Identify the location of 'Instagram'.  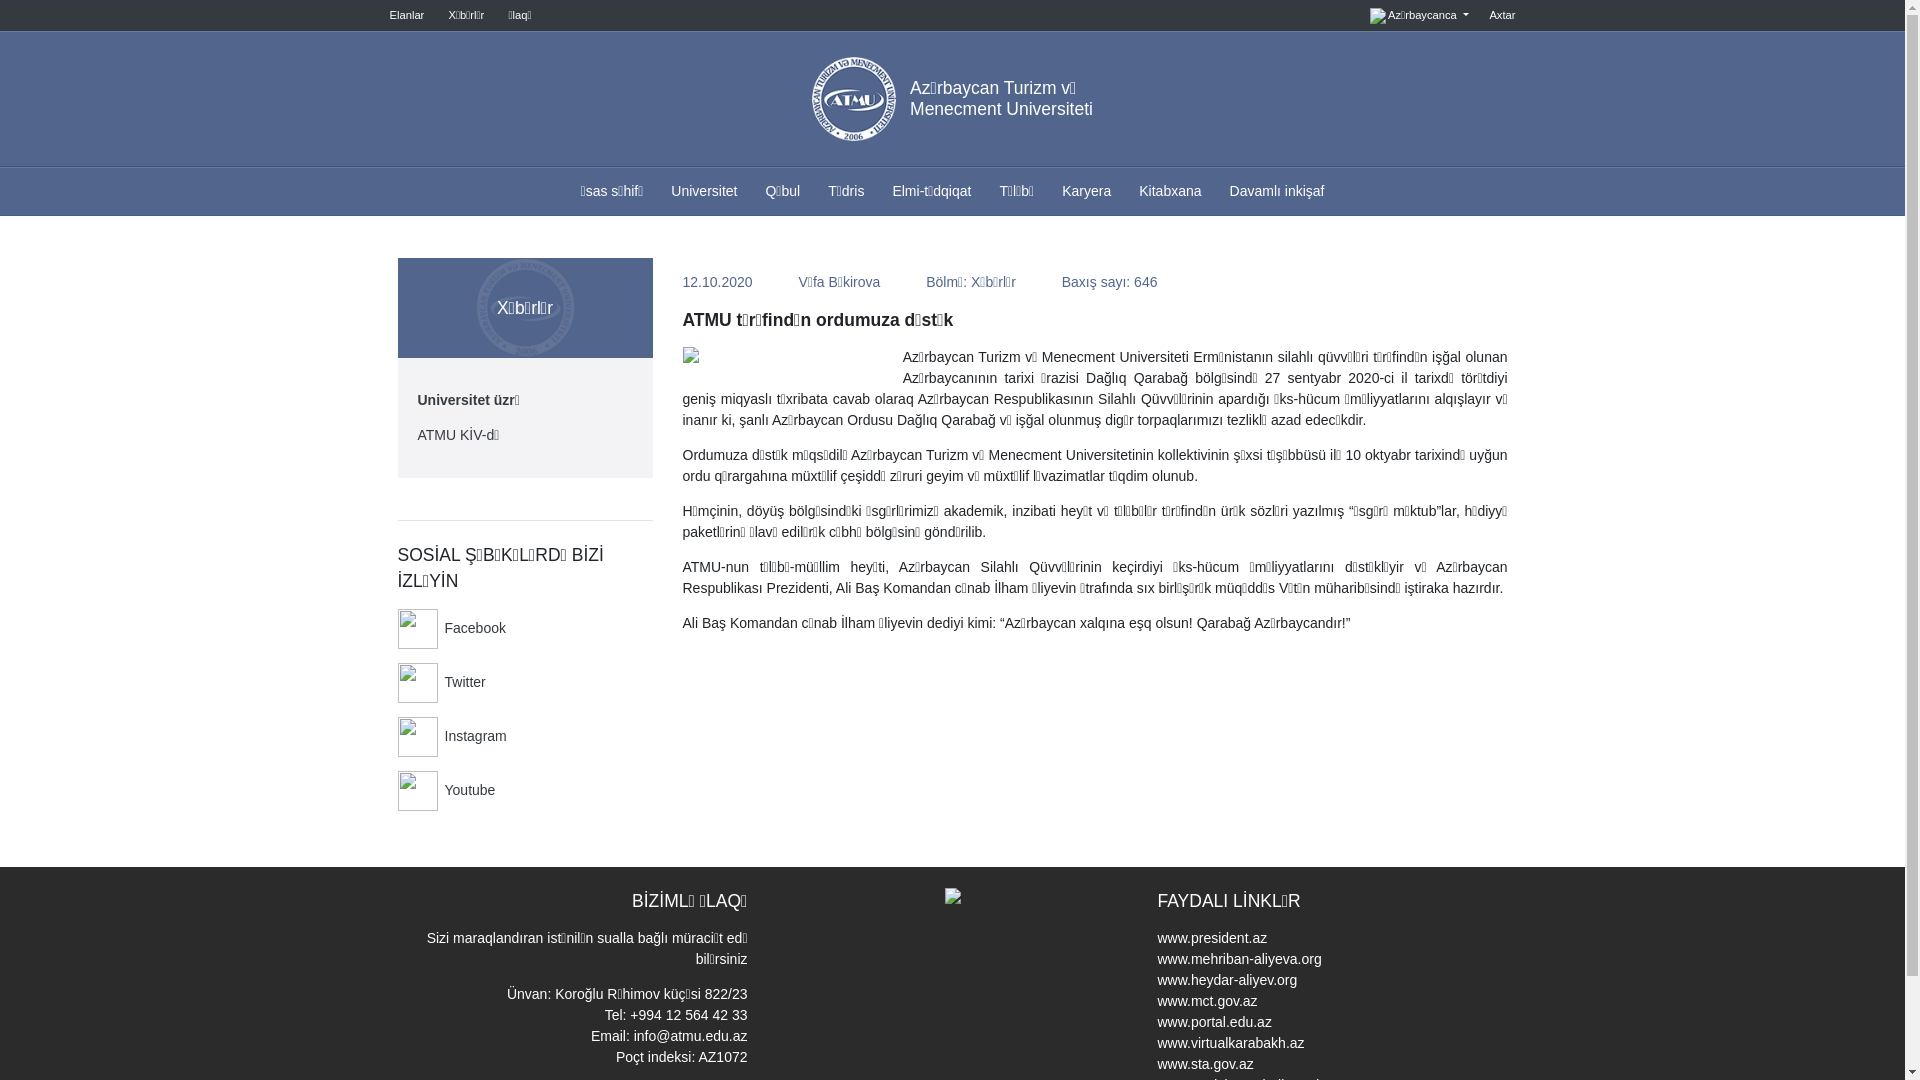
(398, 736).